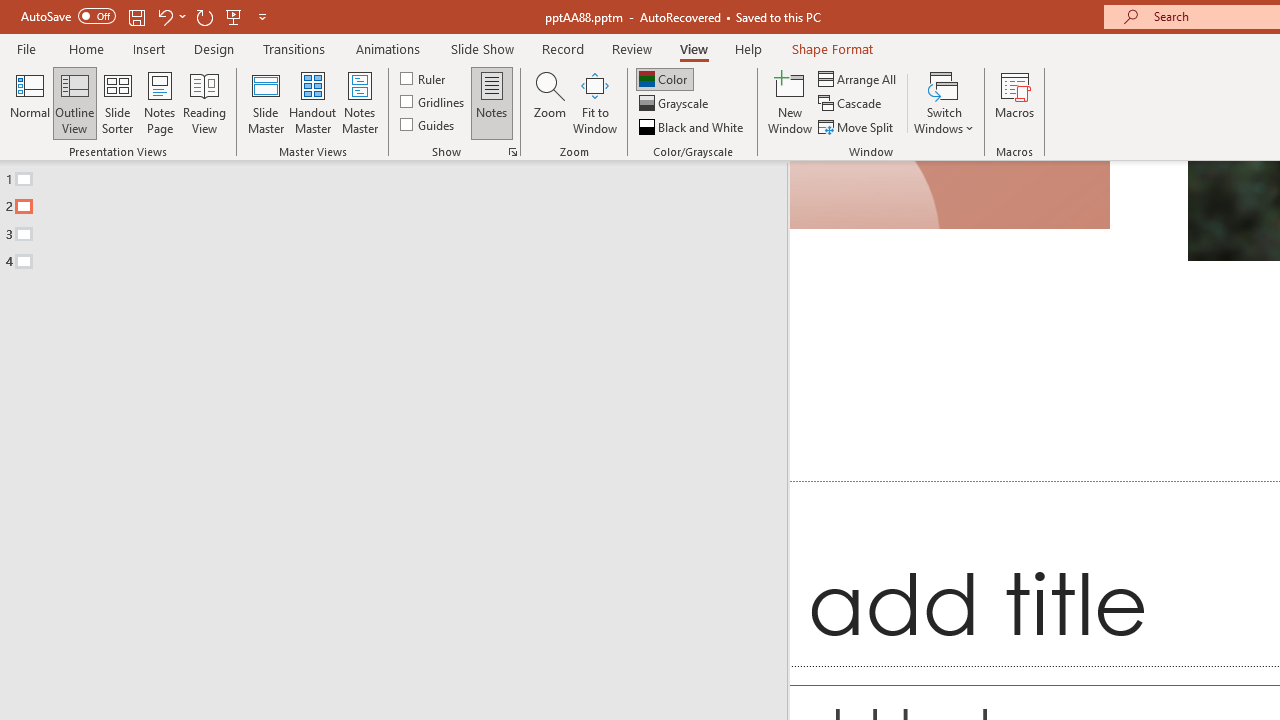 The width and height of the screenshot is (1280, 720). I want to click on 'Color', so click(664, 78).